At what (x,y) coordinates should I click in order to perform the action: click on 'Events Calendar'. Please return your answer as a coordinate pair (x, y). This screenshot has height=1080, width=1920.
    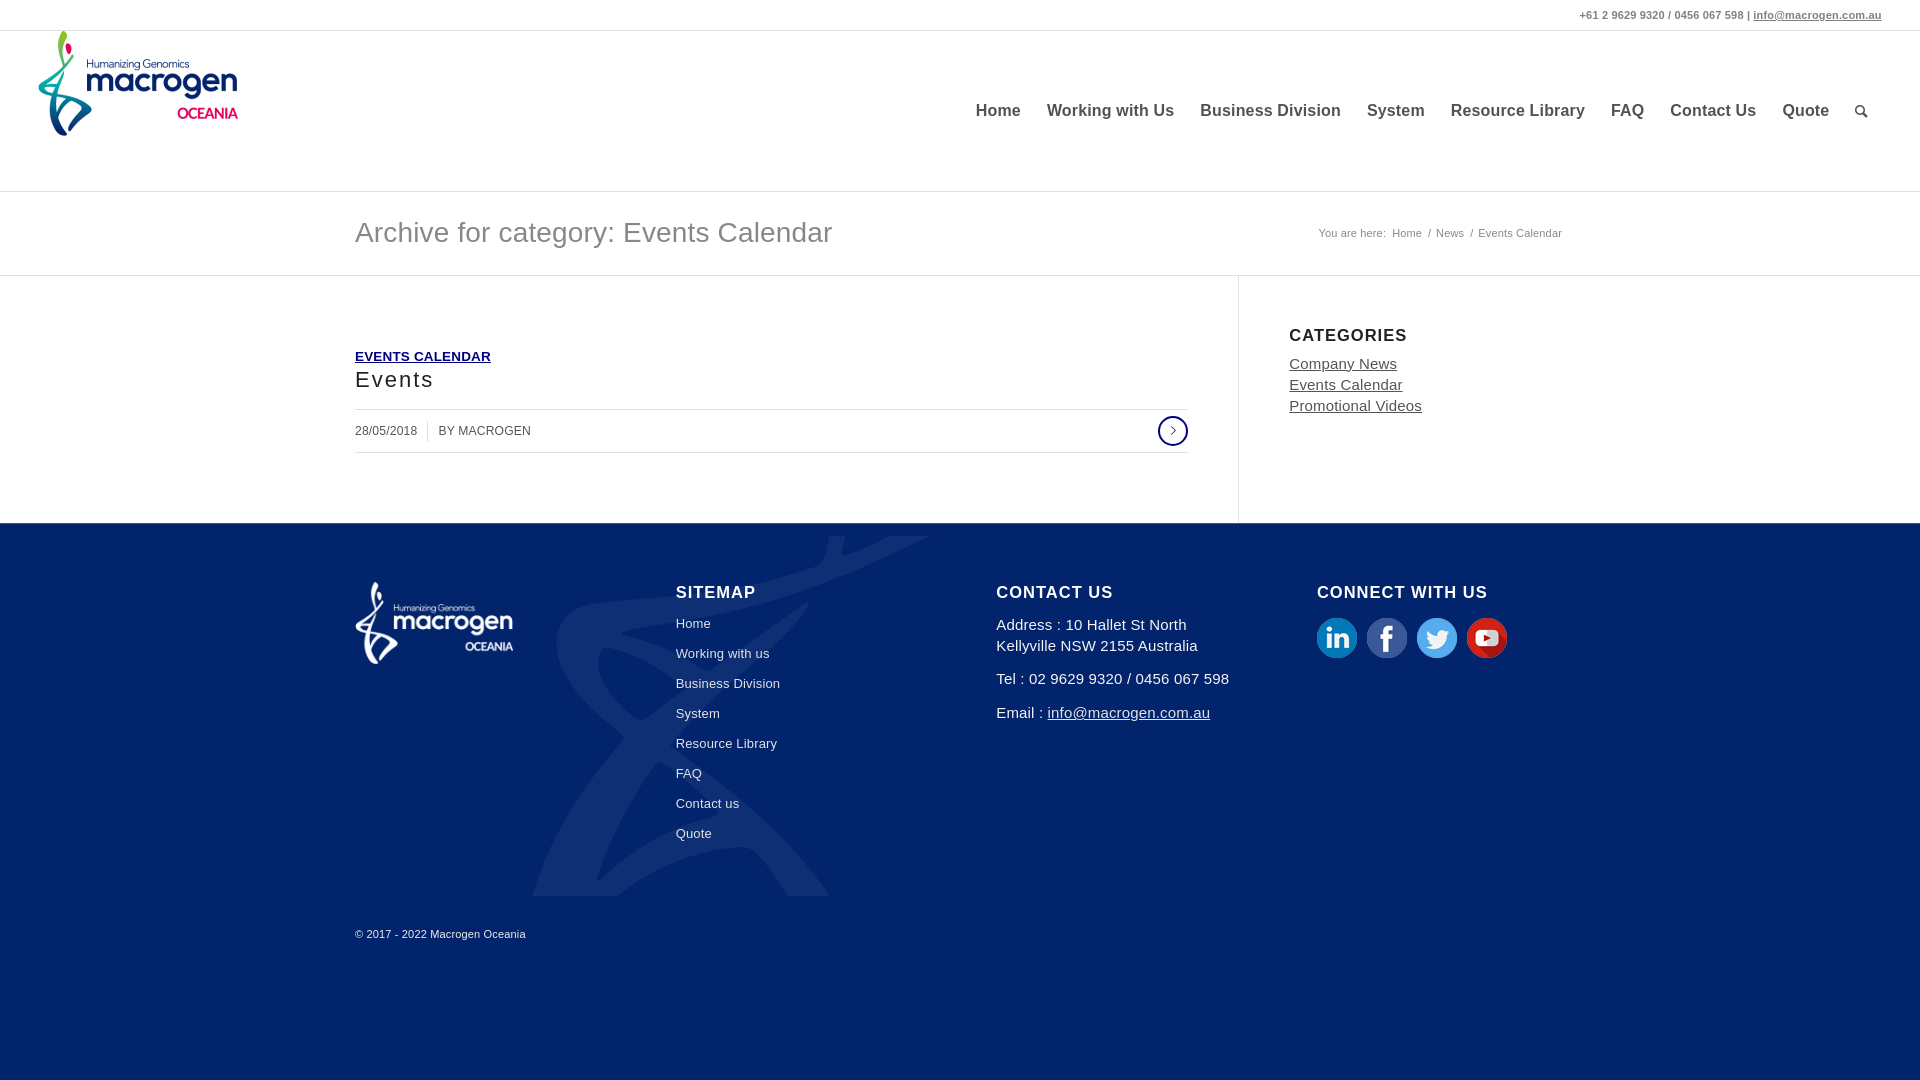
    Looking at the image, I should click on (1345, 384).